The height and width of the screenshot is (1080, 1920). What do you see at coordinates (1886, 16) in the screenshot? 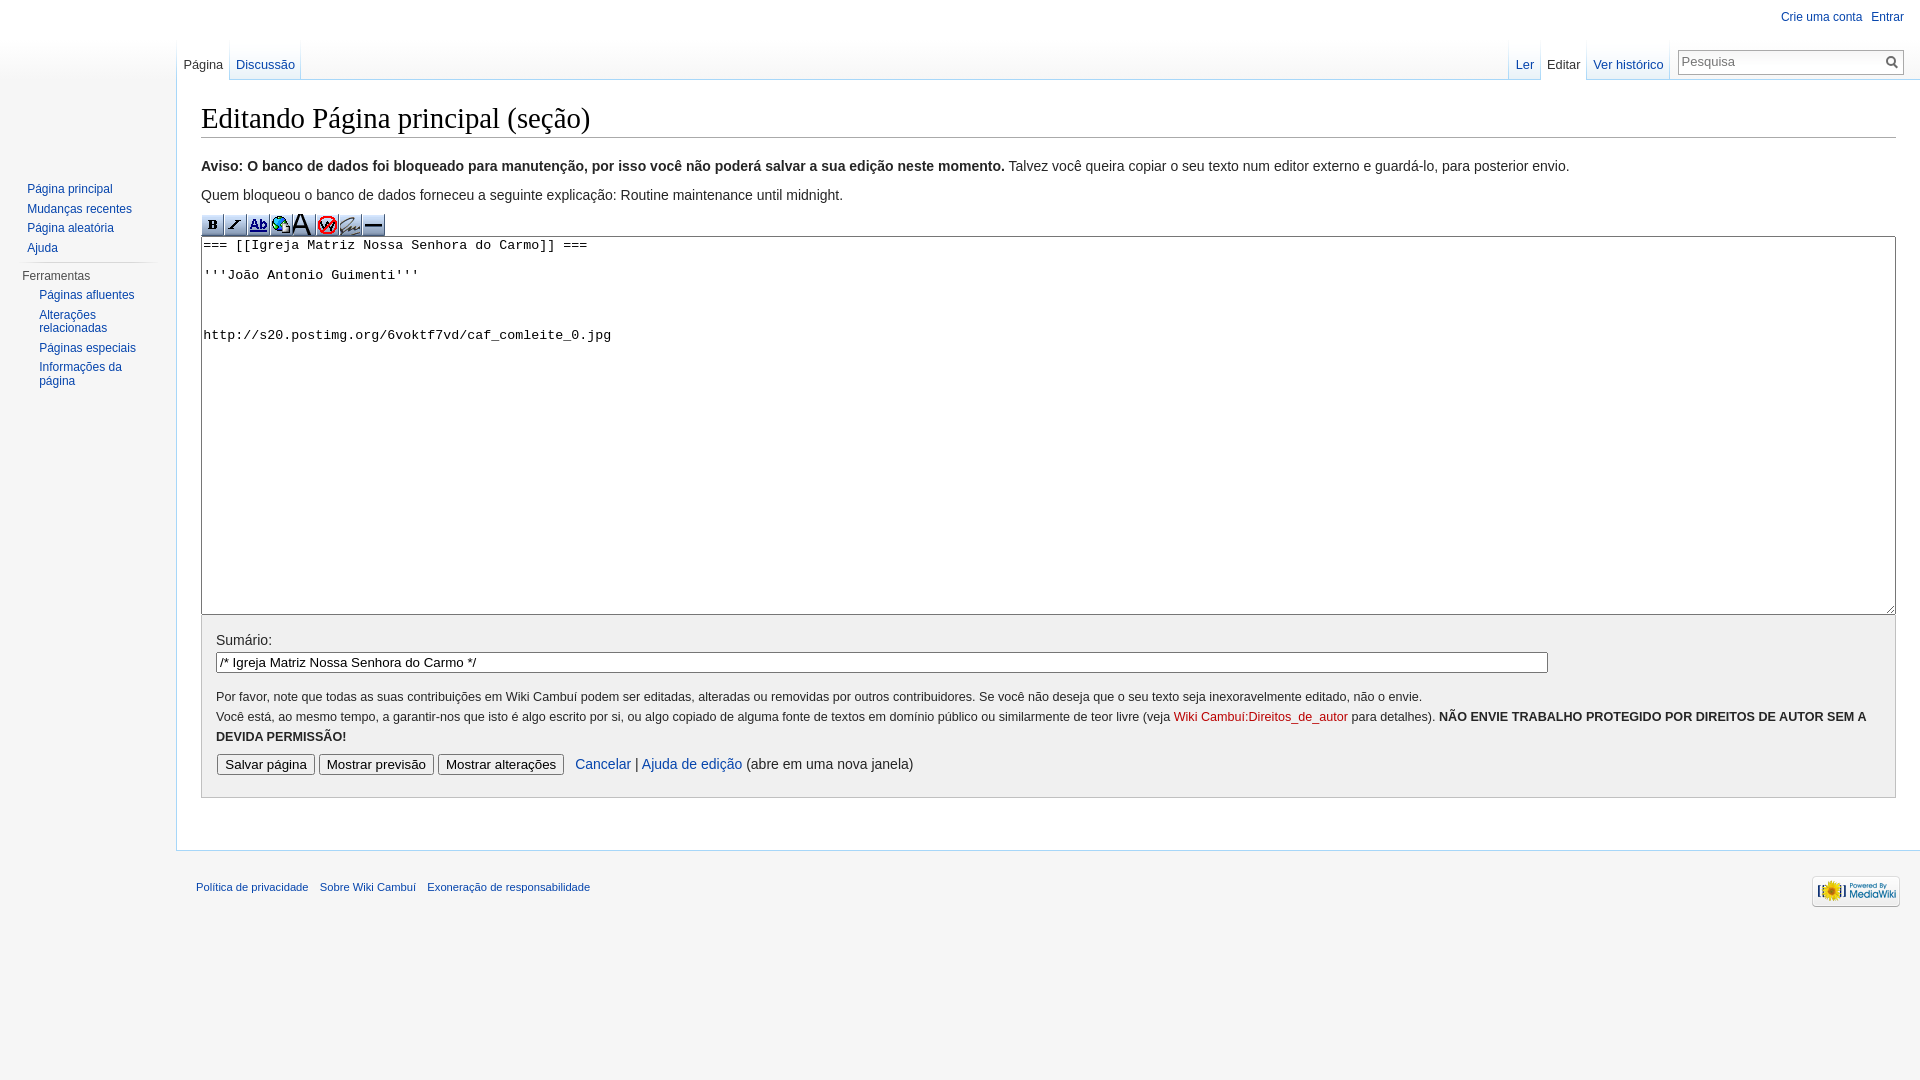
I see `'Entrar'` at bounding box center [1886, 16].